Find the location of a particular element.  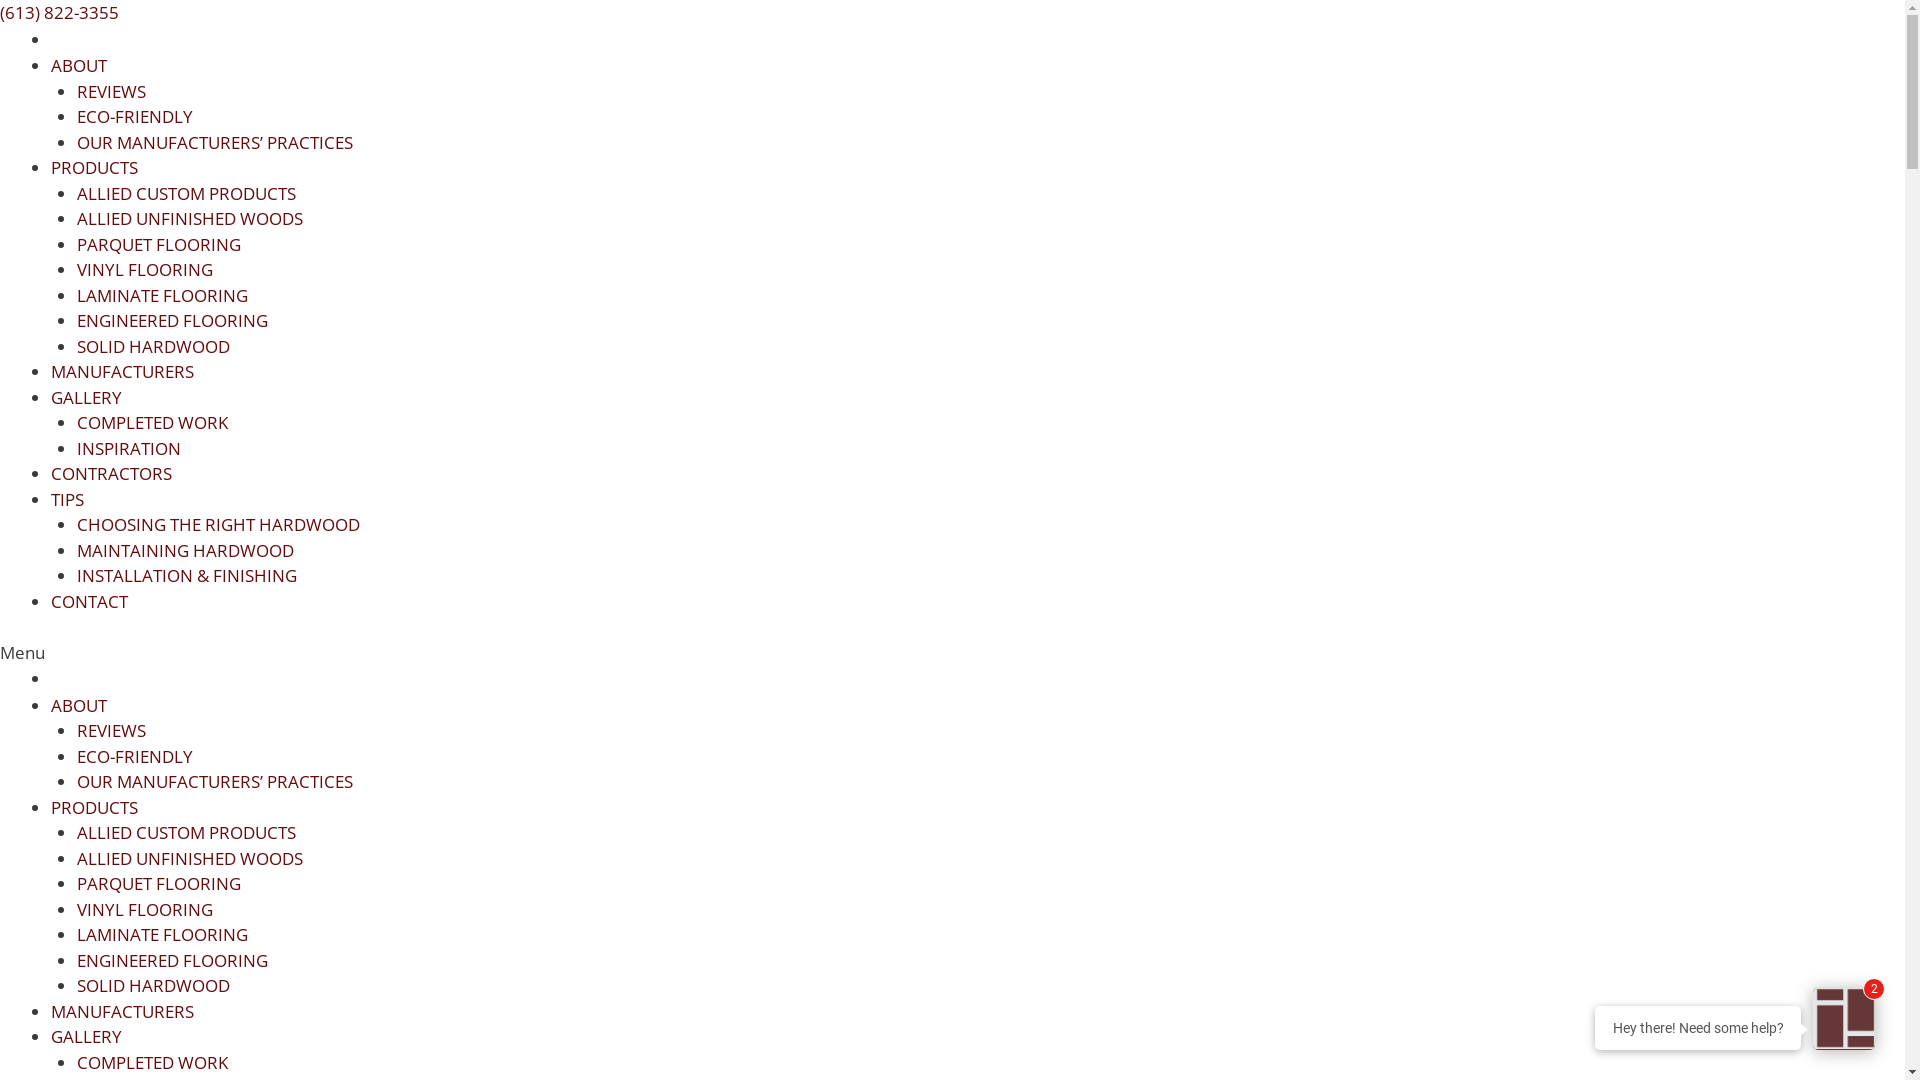

'(613) 822-3355' is located at coordinates (59, 12).